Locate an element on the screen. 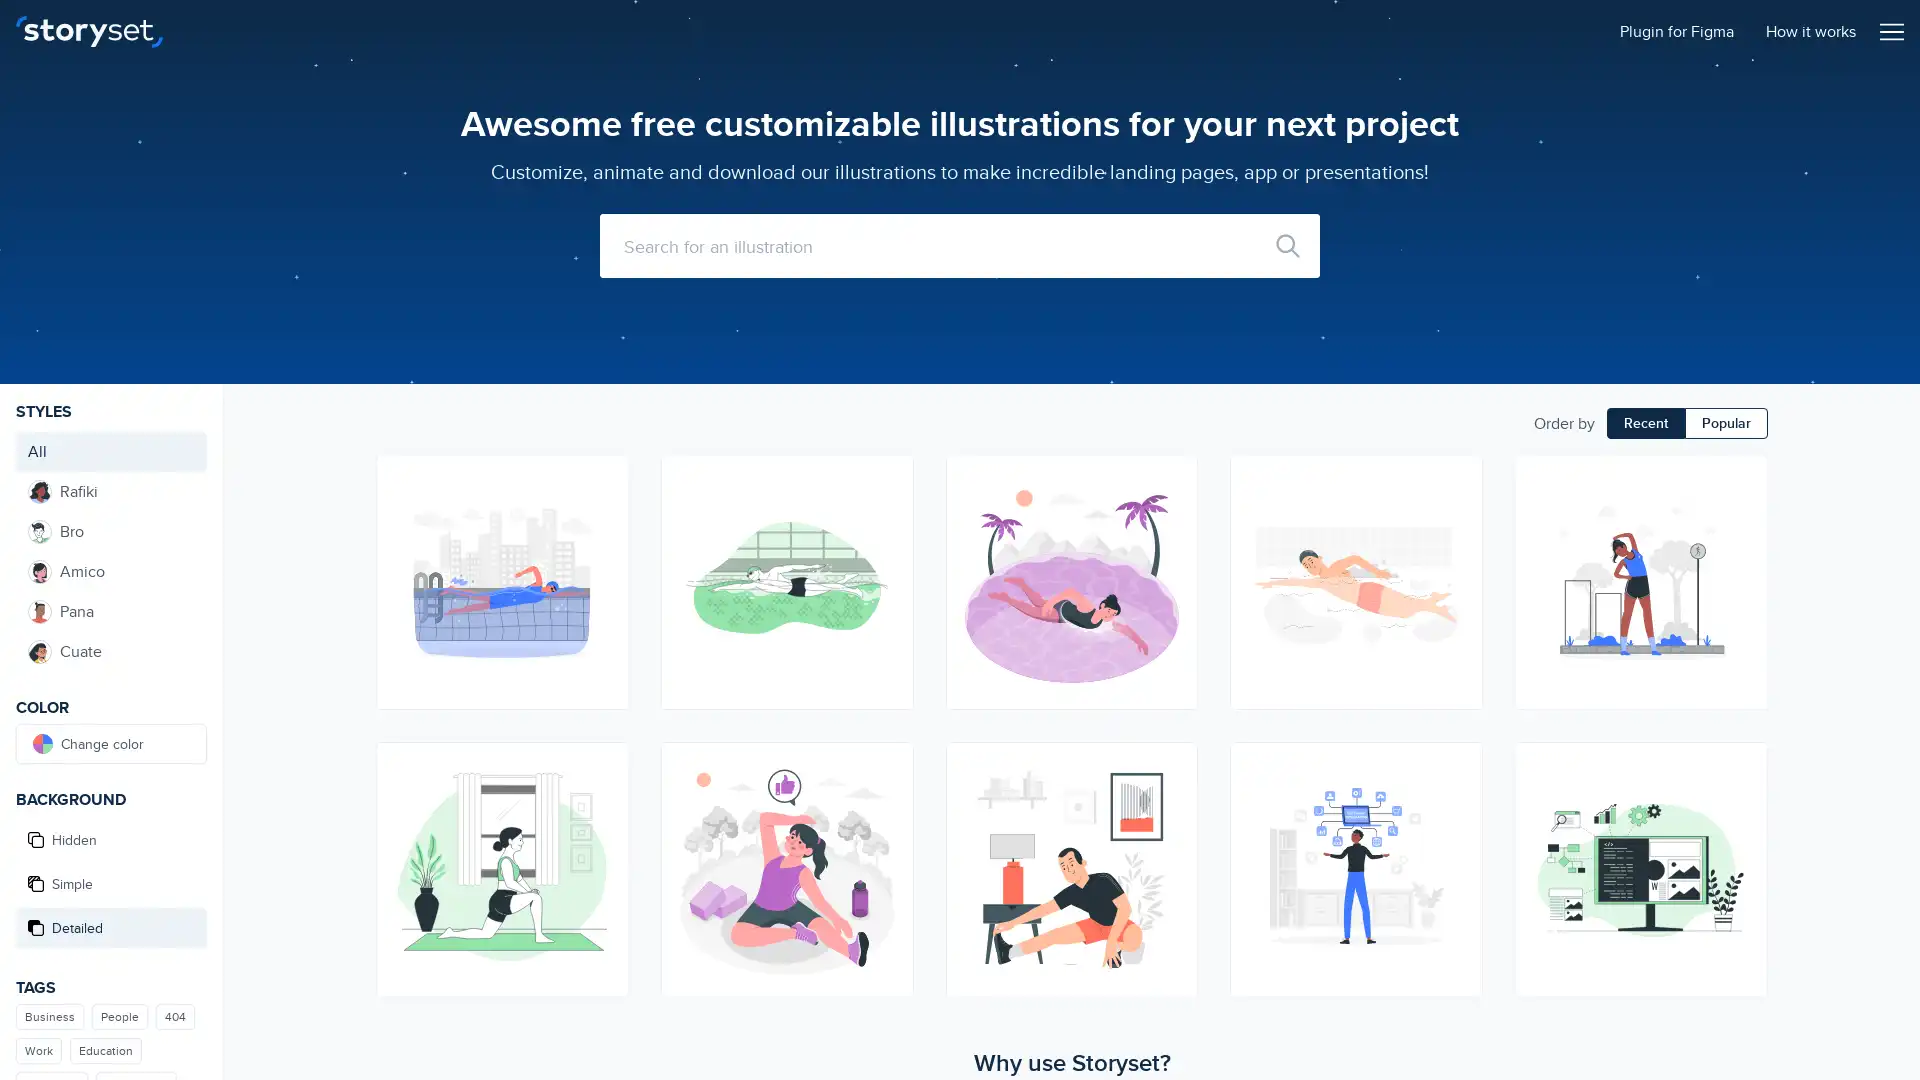 The image size is (1920, 1080). wand icon Animate is located at coordinates (602, 479).